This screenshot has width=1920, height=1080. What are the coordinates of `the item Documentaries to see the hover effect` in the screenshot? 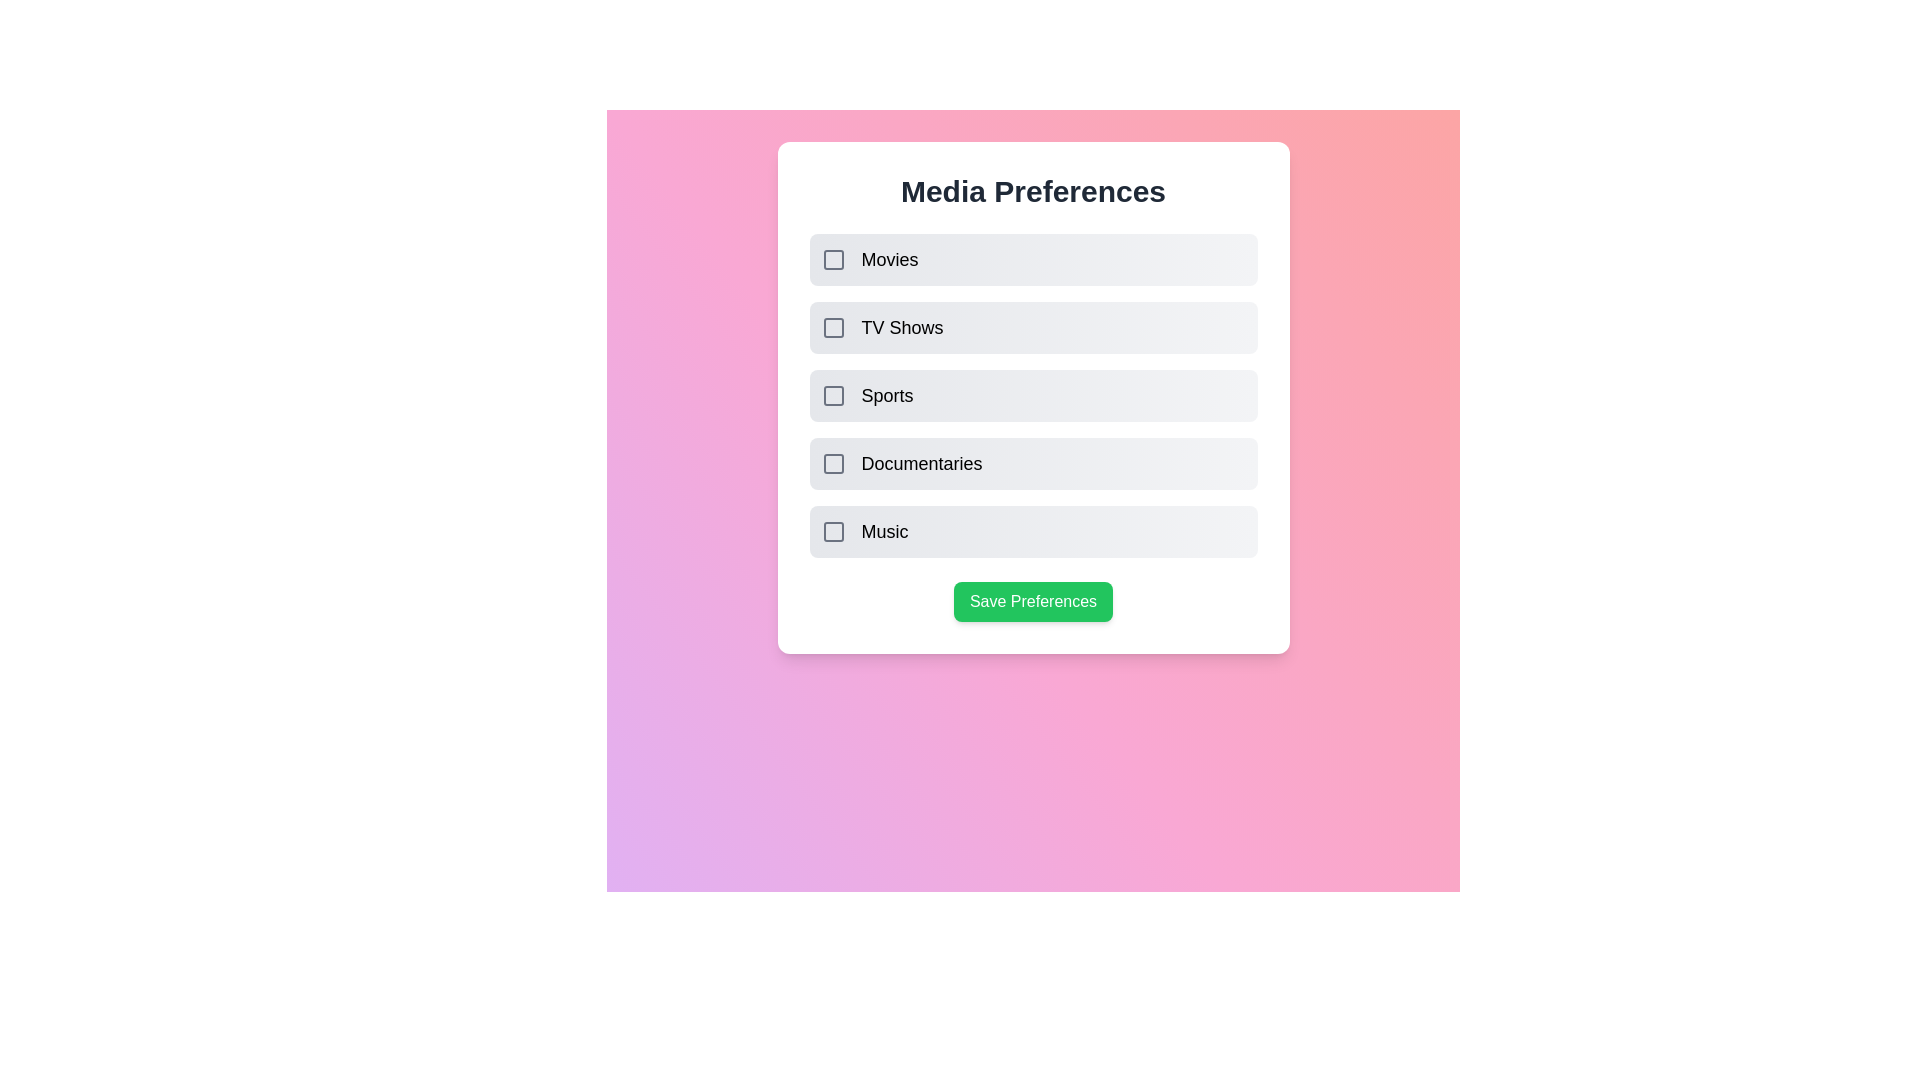 It's located at (1033, 463).